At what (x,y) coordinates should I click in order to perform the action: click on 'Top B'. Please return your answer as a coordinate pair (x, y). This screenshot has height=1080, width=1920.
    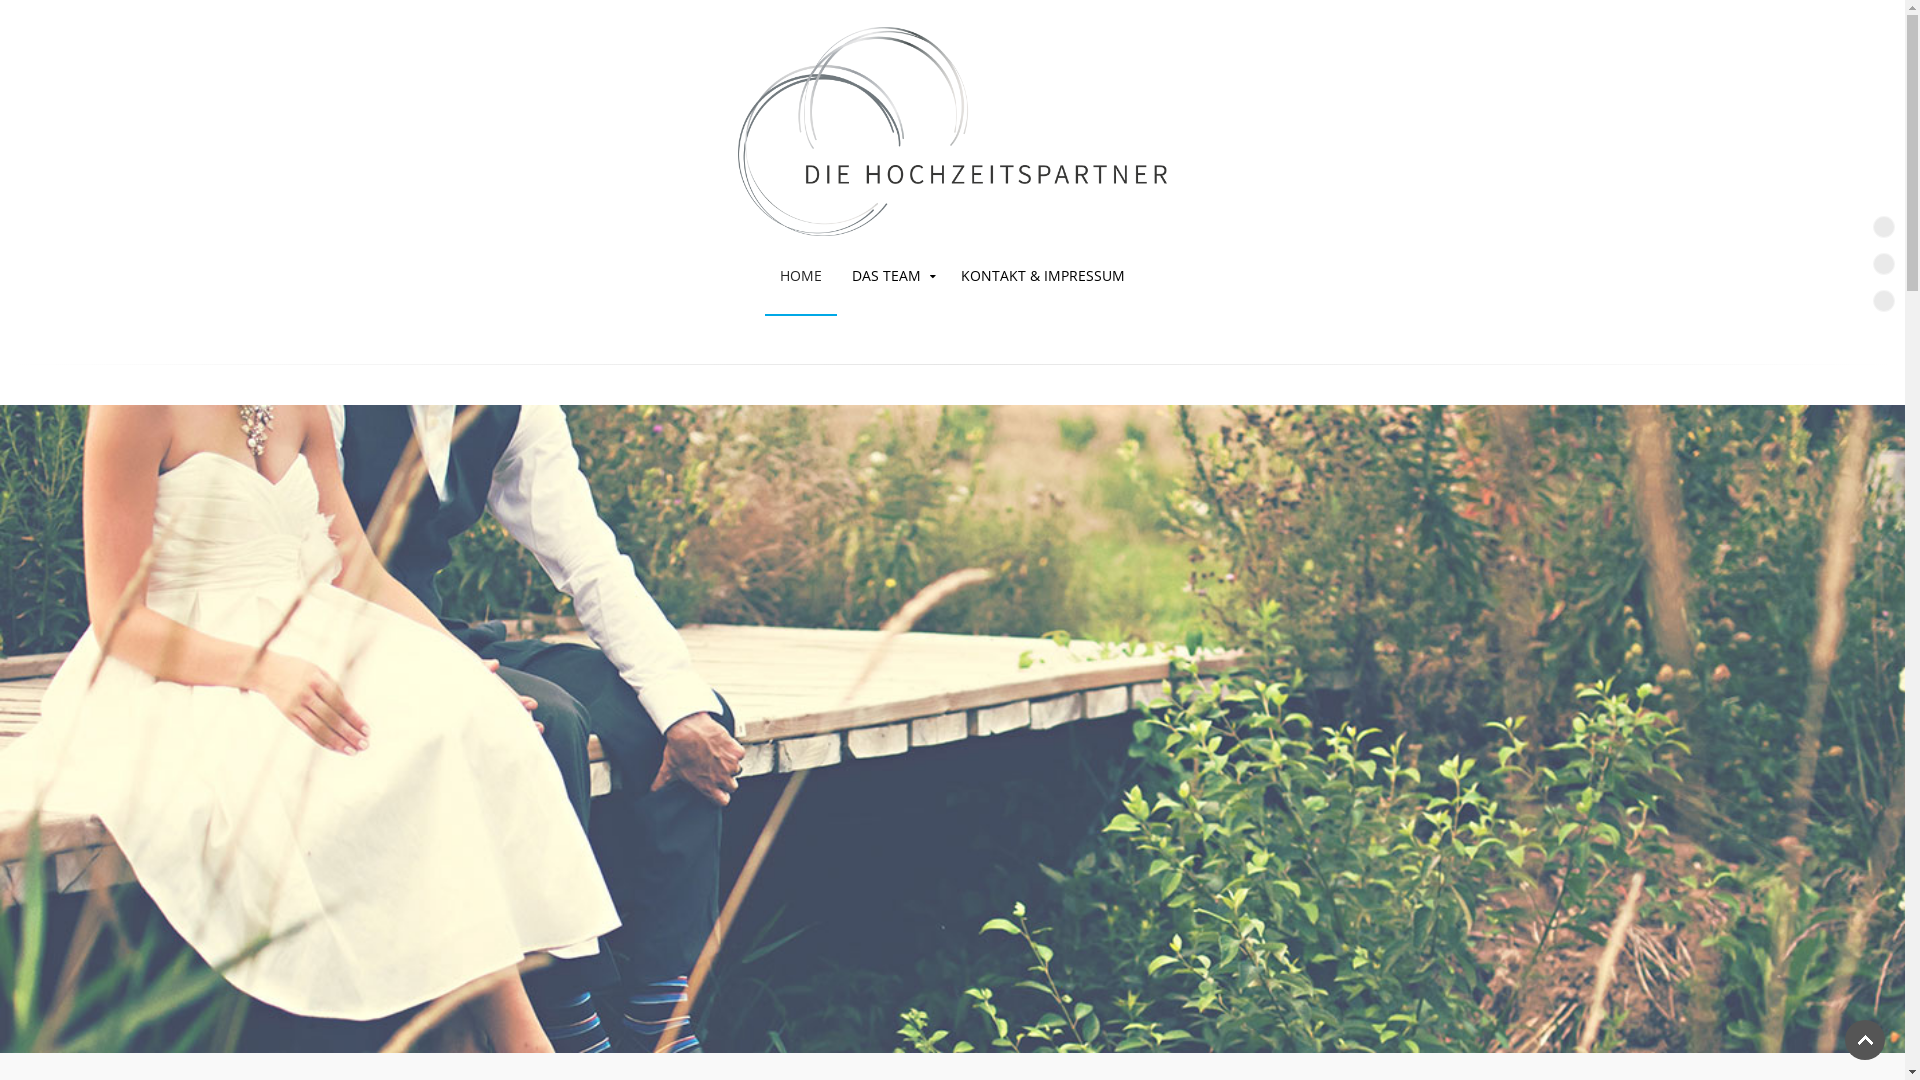
    Looking at the image, I should click on (1882, 262).